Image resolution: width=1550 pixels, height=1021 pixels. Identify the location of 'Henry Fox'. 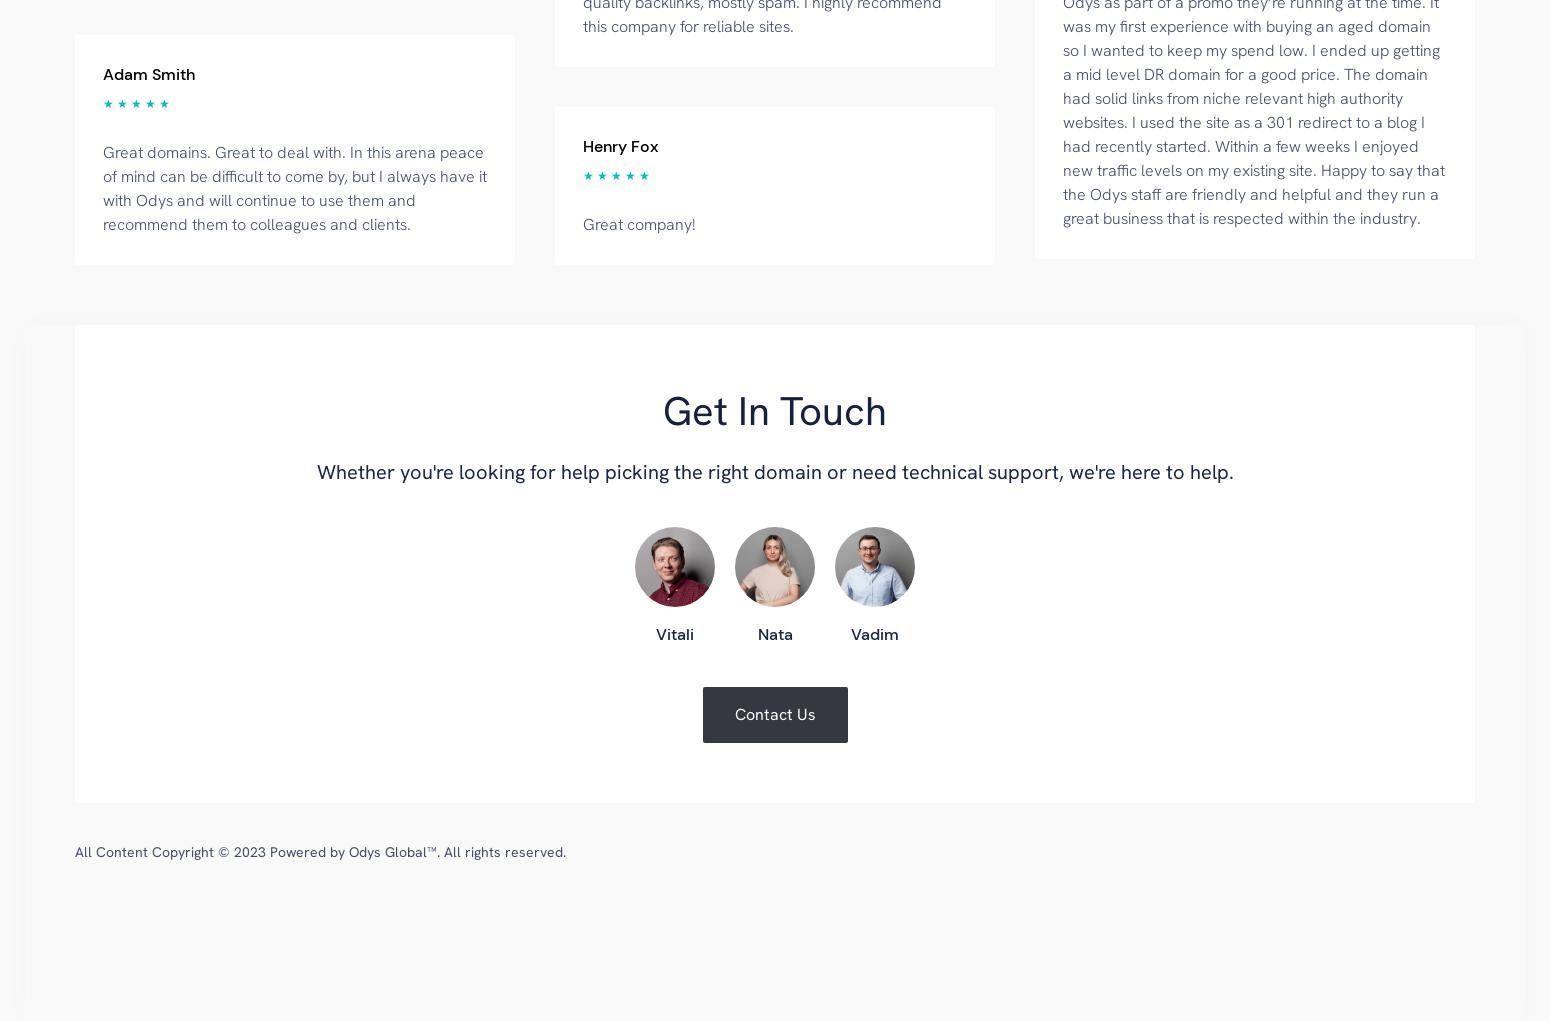
(620, 145).